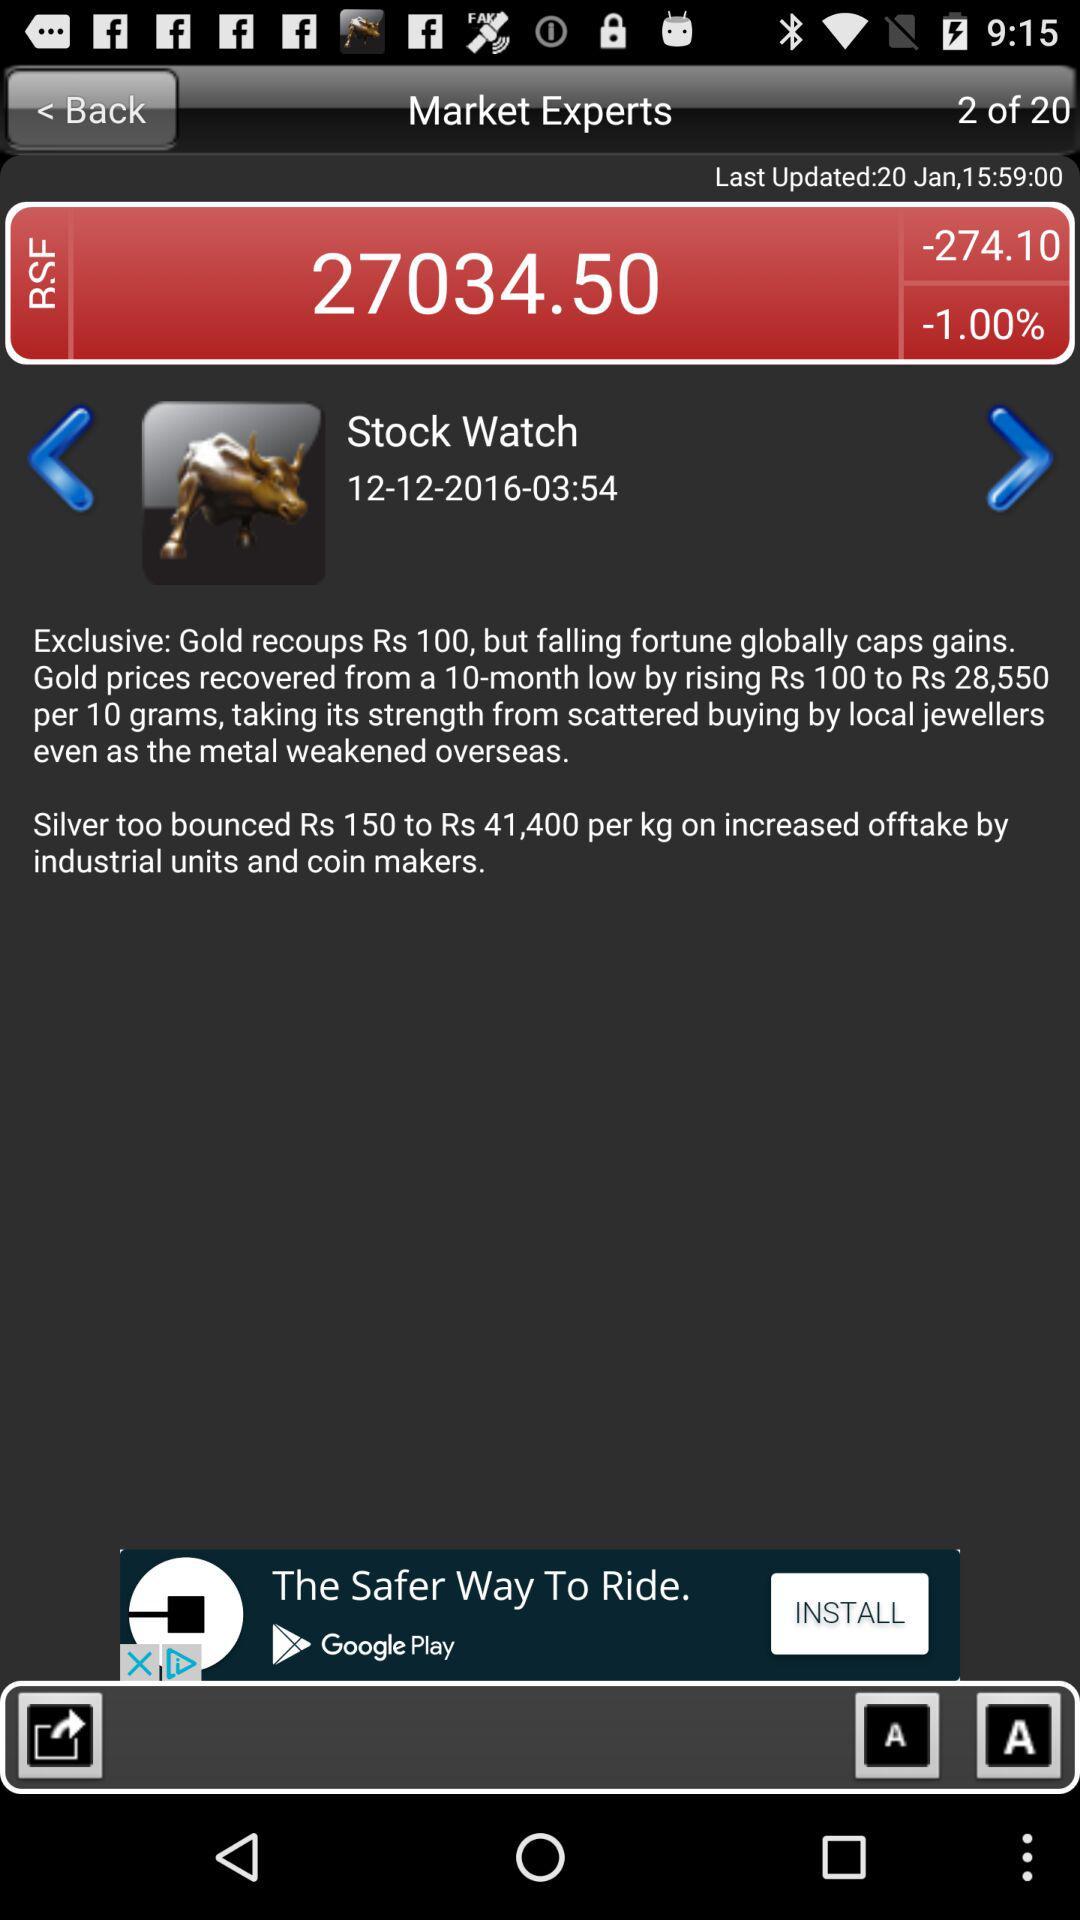 The height and width of the screenshot is (1920, 1080). Describe the element at coordinates (1017, 491) in the screenshot. I see `the arrow_forward icon` at that location.